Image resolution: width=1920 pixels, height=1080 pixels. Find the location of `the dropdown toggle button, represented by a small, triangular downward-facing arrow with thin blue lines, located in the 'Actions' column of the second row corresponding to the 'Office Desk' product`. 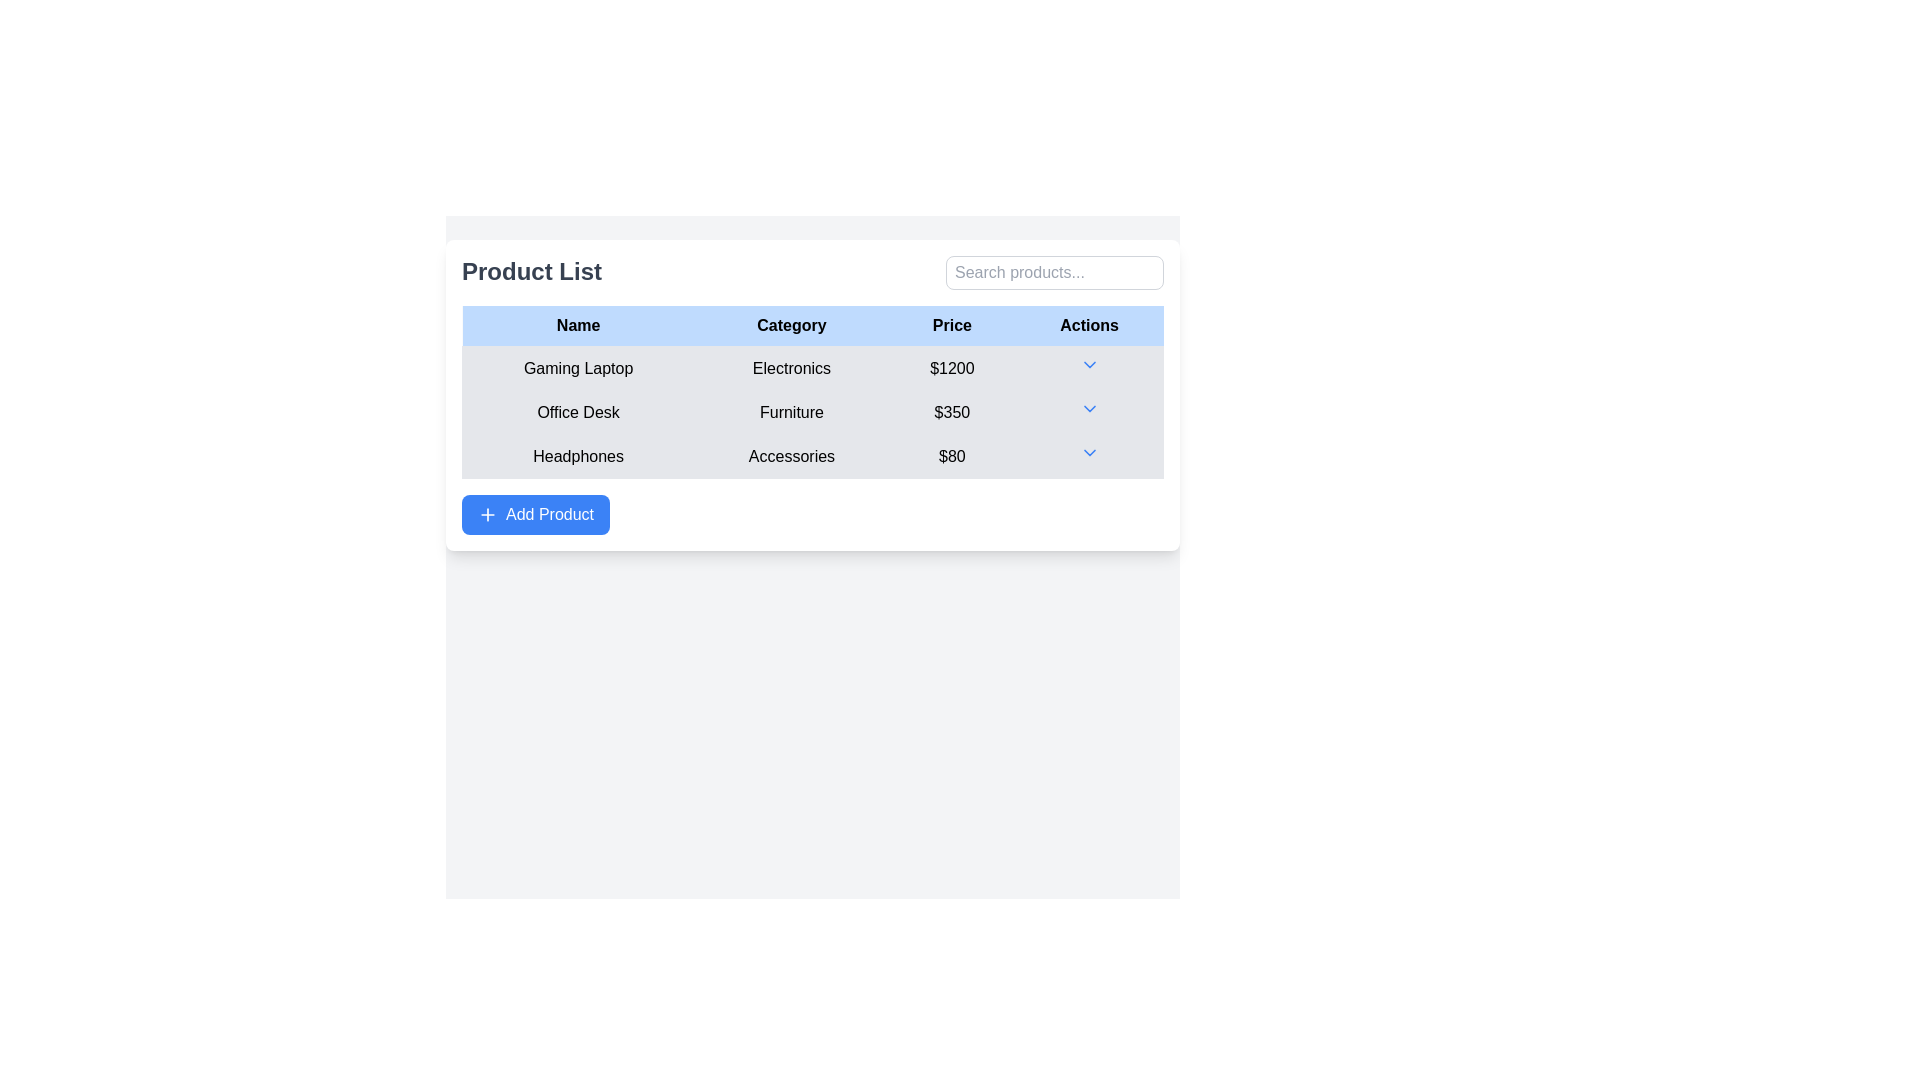

the dropdown toggle button, represented by a small, triangular downward-facing arrow with thin blue lines, located in the 'Actions' column of the second row corresponding to the 'Office Desk' product is located at coordinates (1088, 411).